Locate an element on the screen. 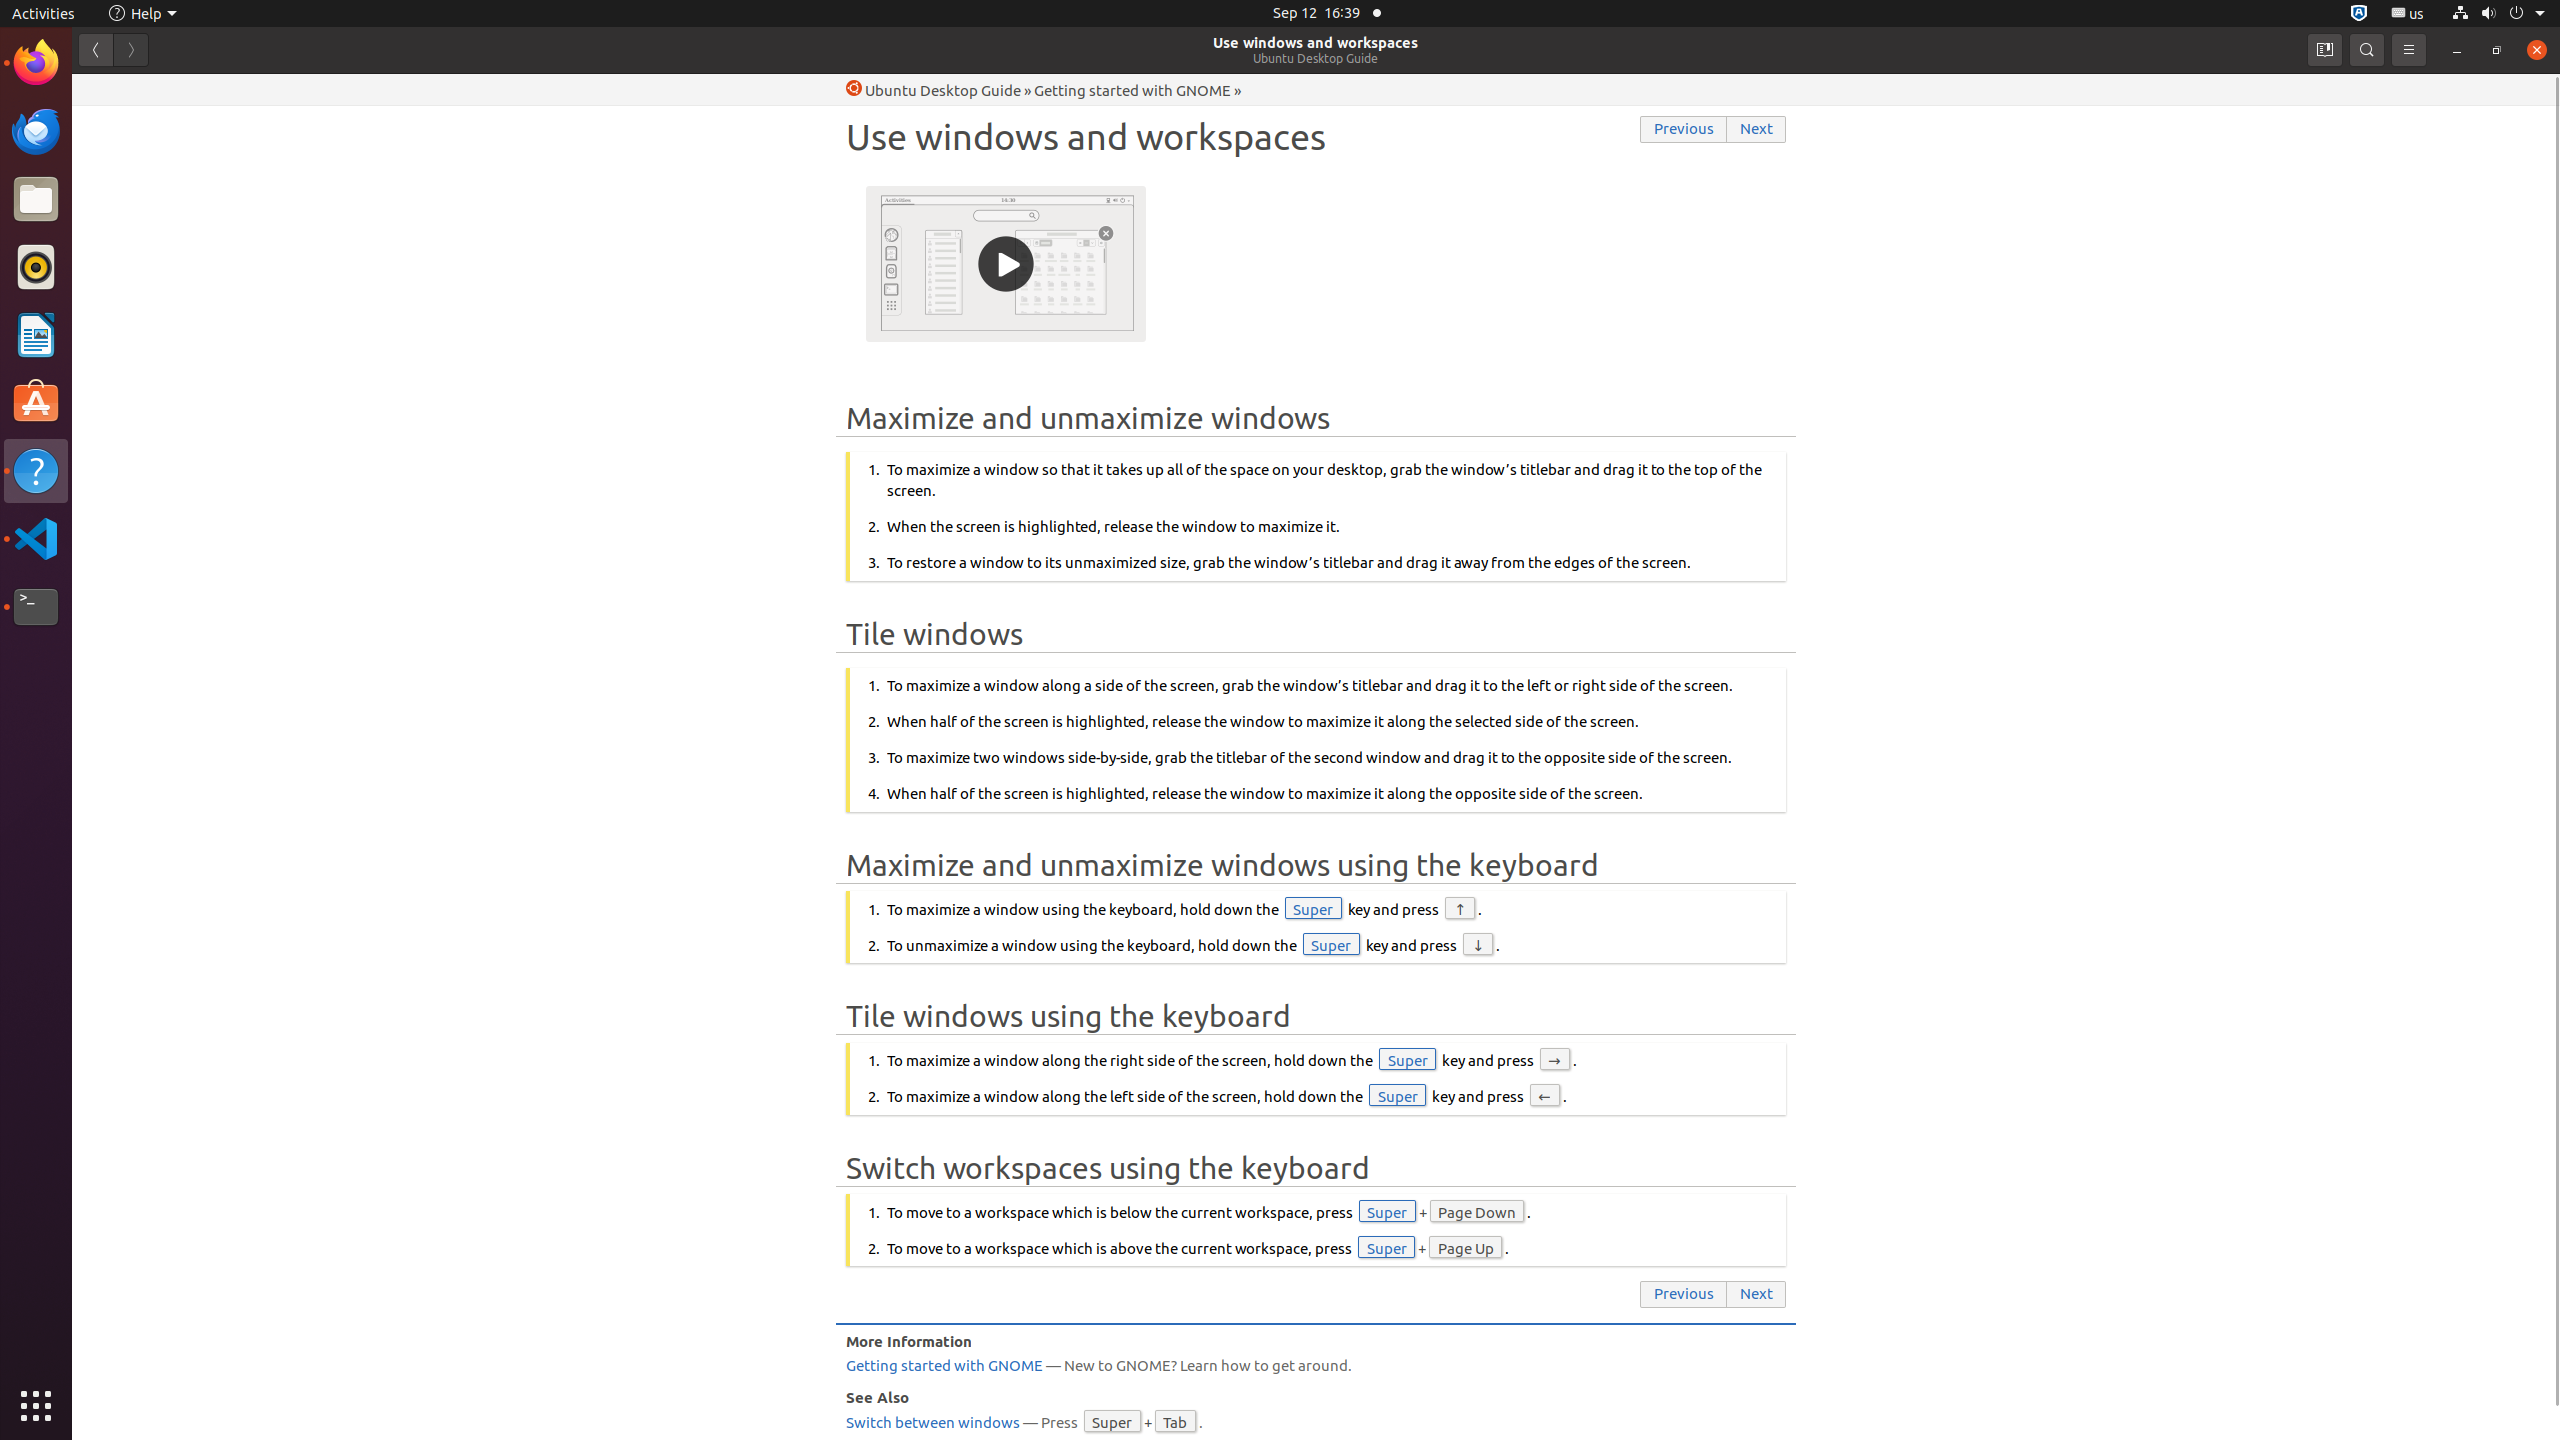  'Firefox Web Browser' is located at coordinates (36, 61).